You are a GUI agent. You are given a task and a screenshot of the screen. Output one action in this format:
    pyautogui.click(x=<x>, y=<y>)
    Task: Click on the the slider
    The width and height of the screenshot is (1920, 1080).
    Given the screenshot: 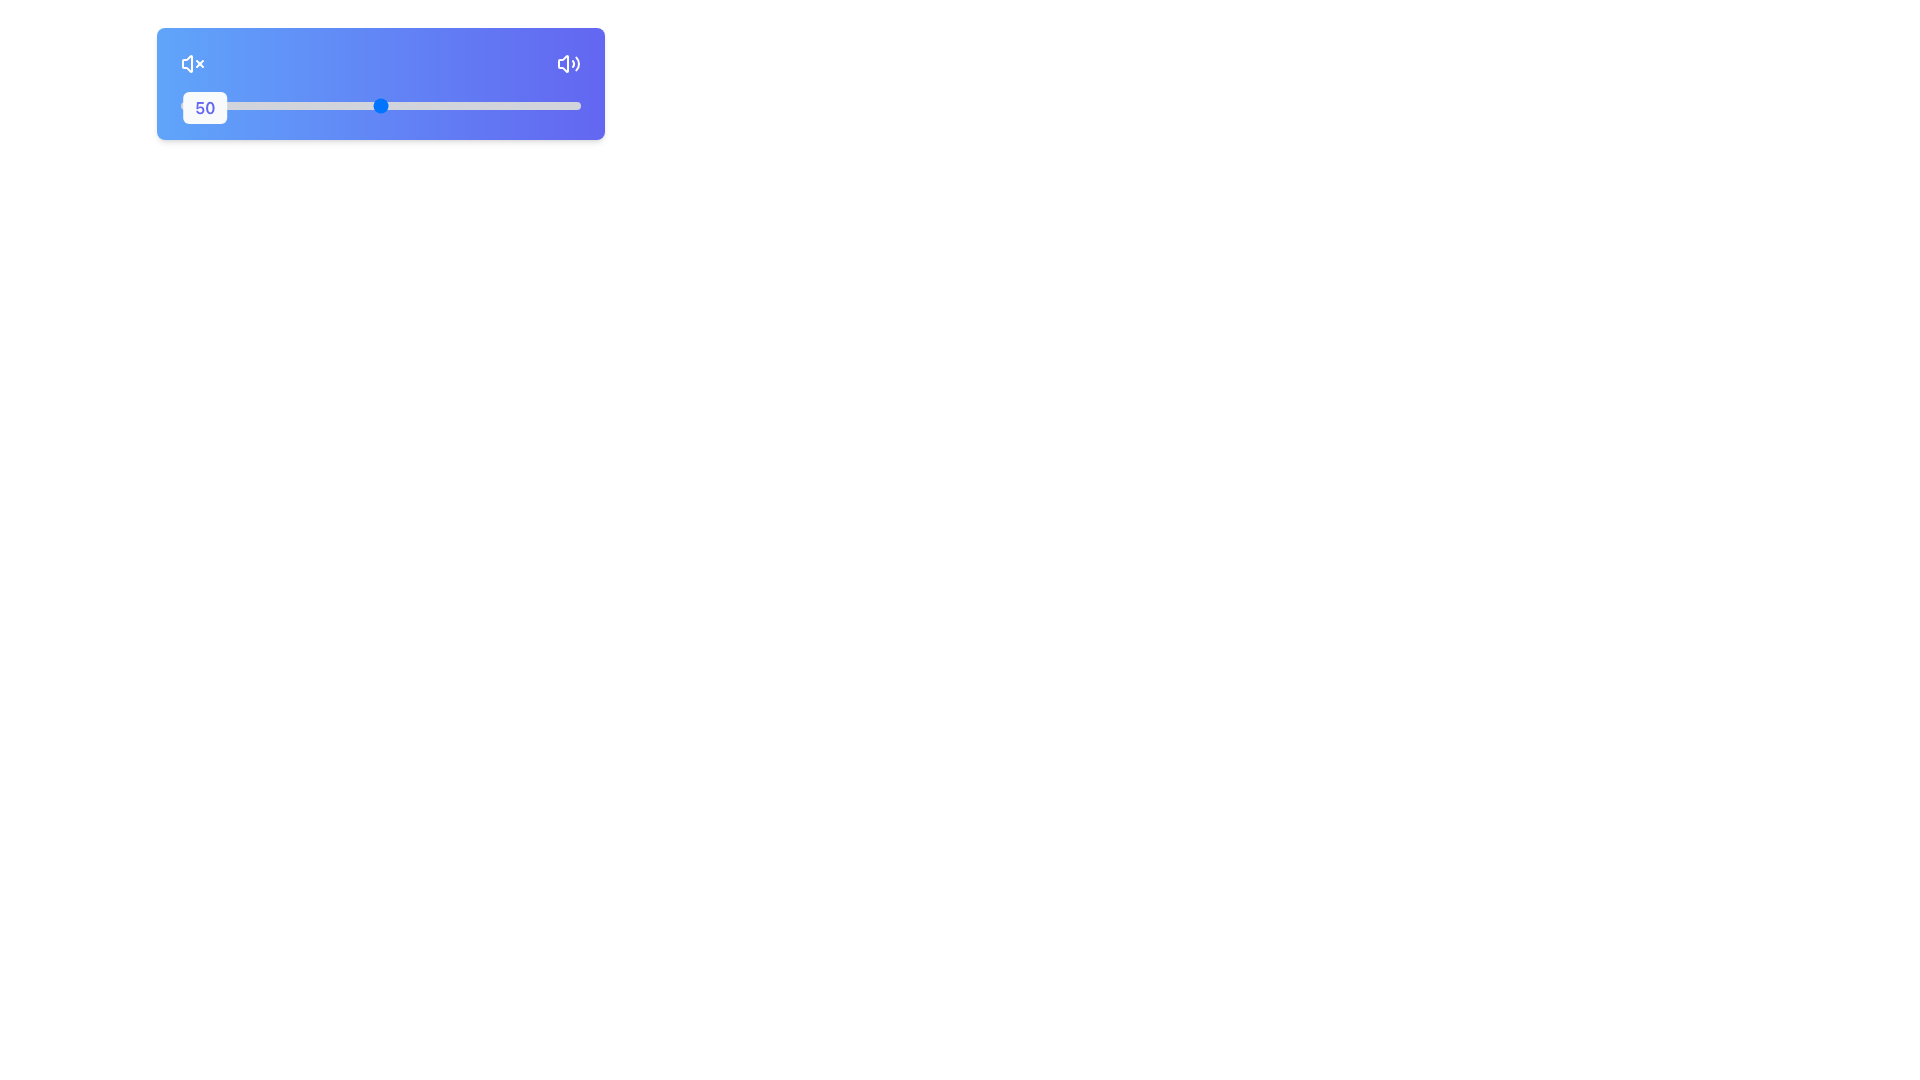 What is the action you would take?
    pyautogui.click(x=256, y=105)
    